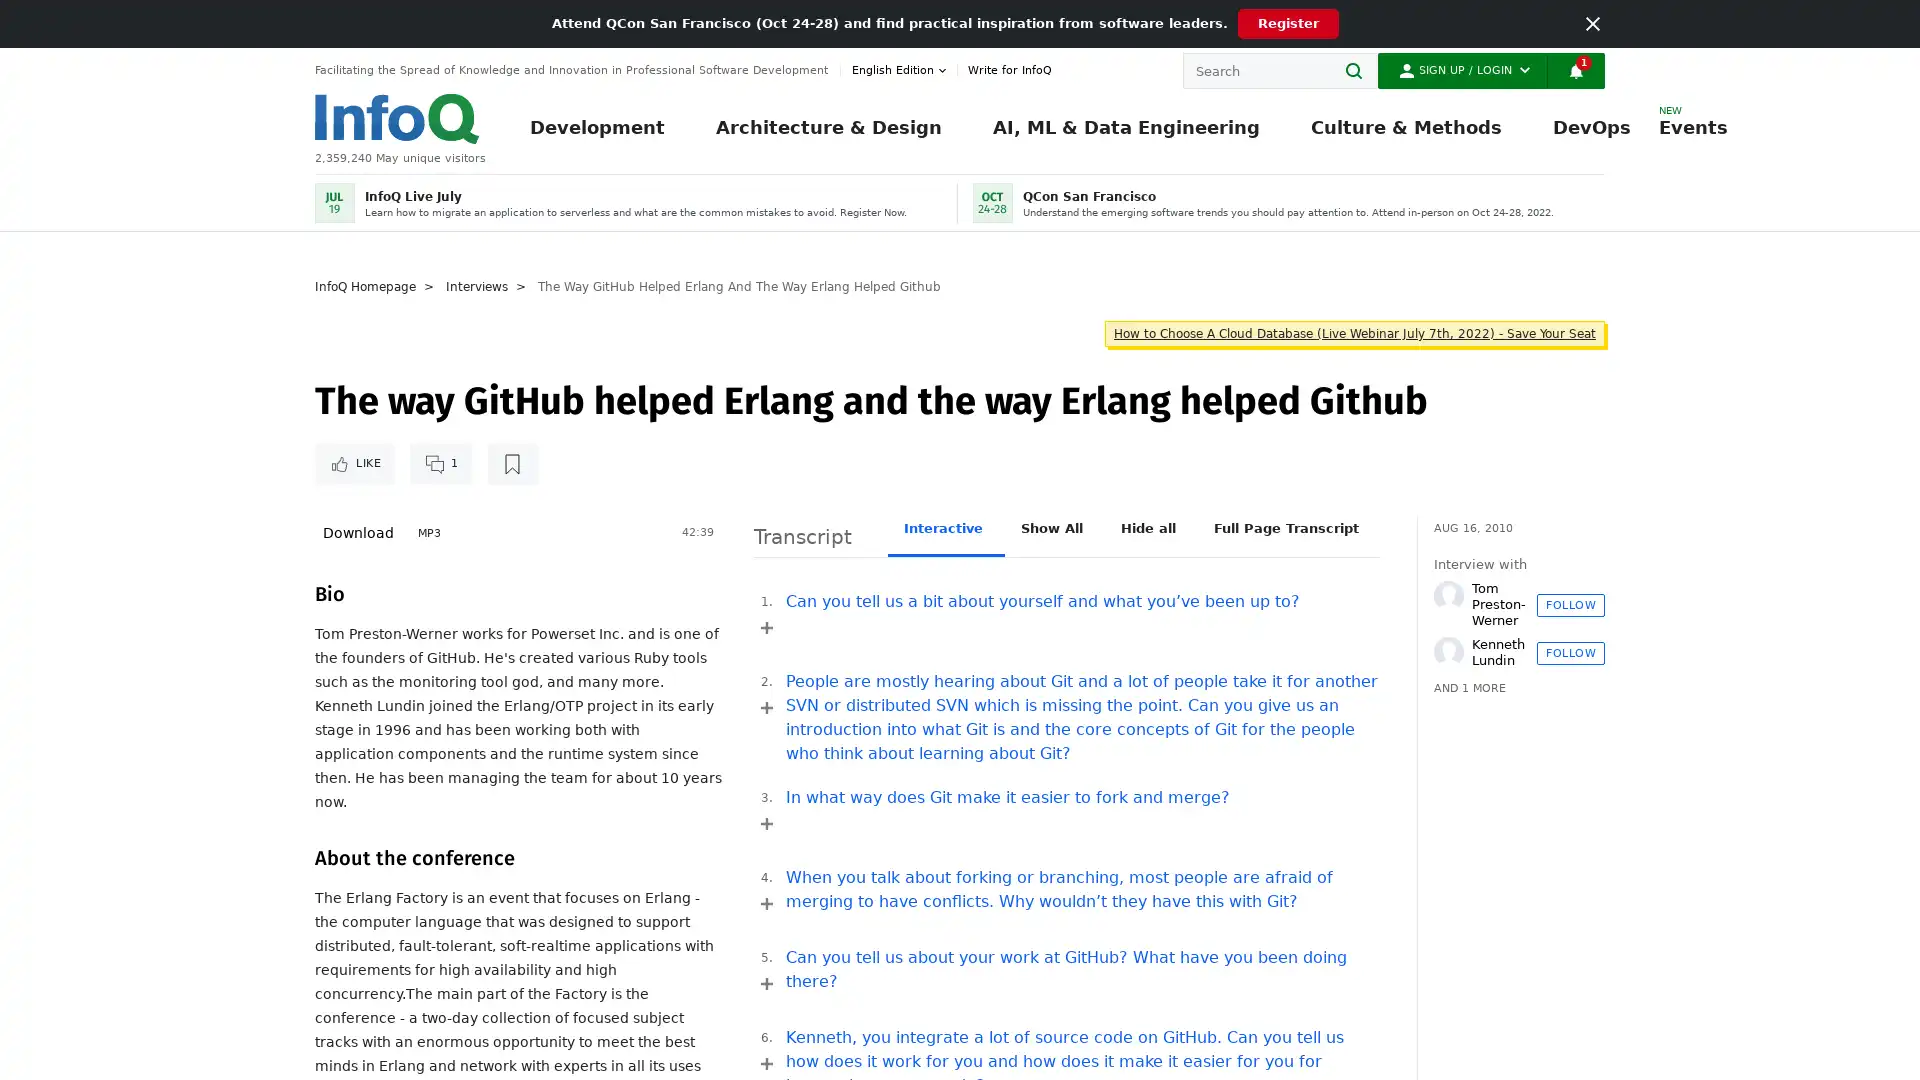  I want to click on Notifications, so click(1574, 69).